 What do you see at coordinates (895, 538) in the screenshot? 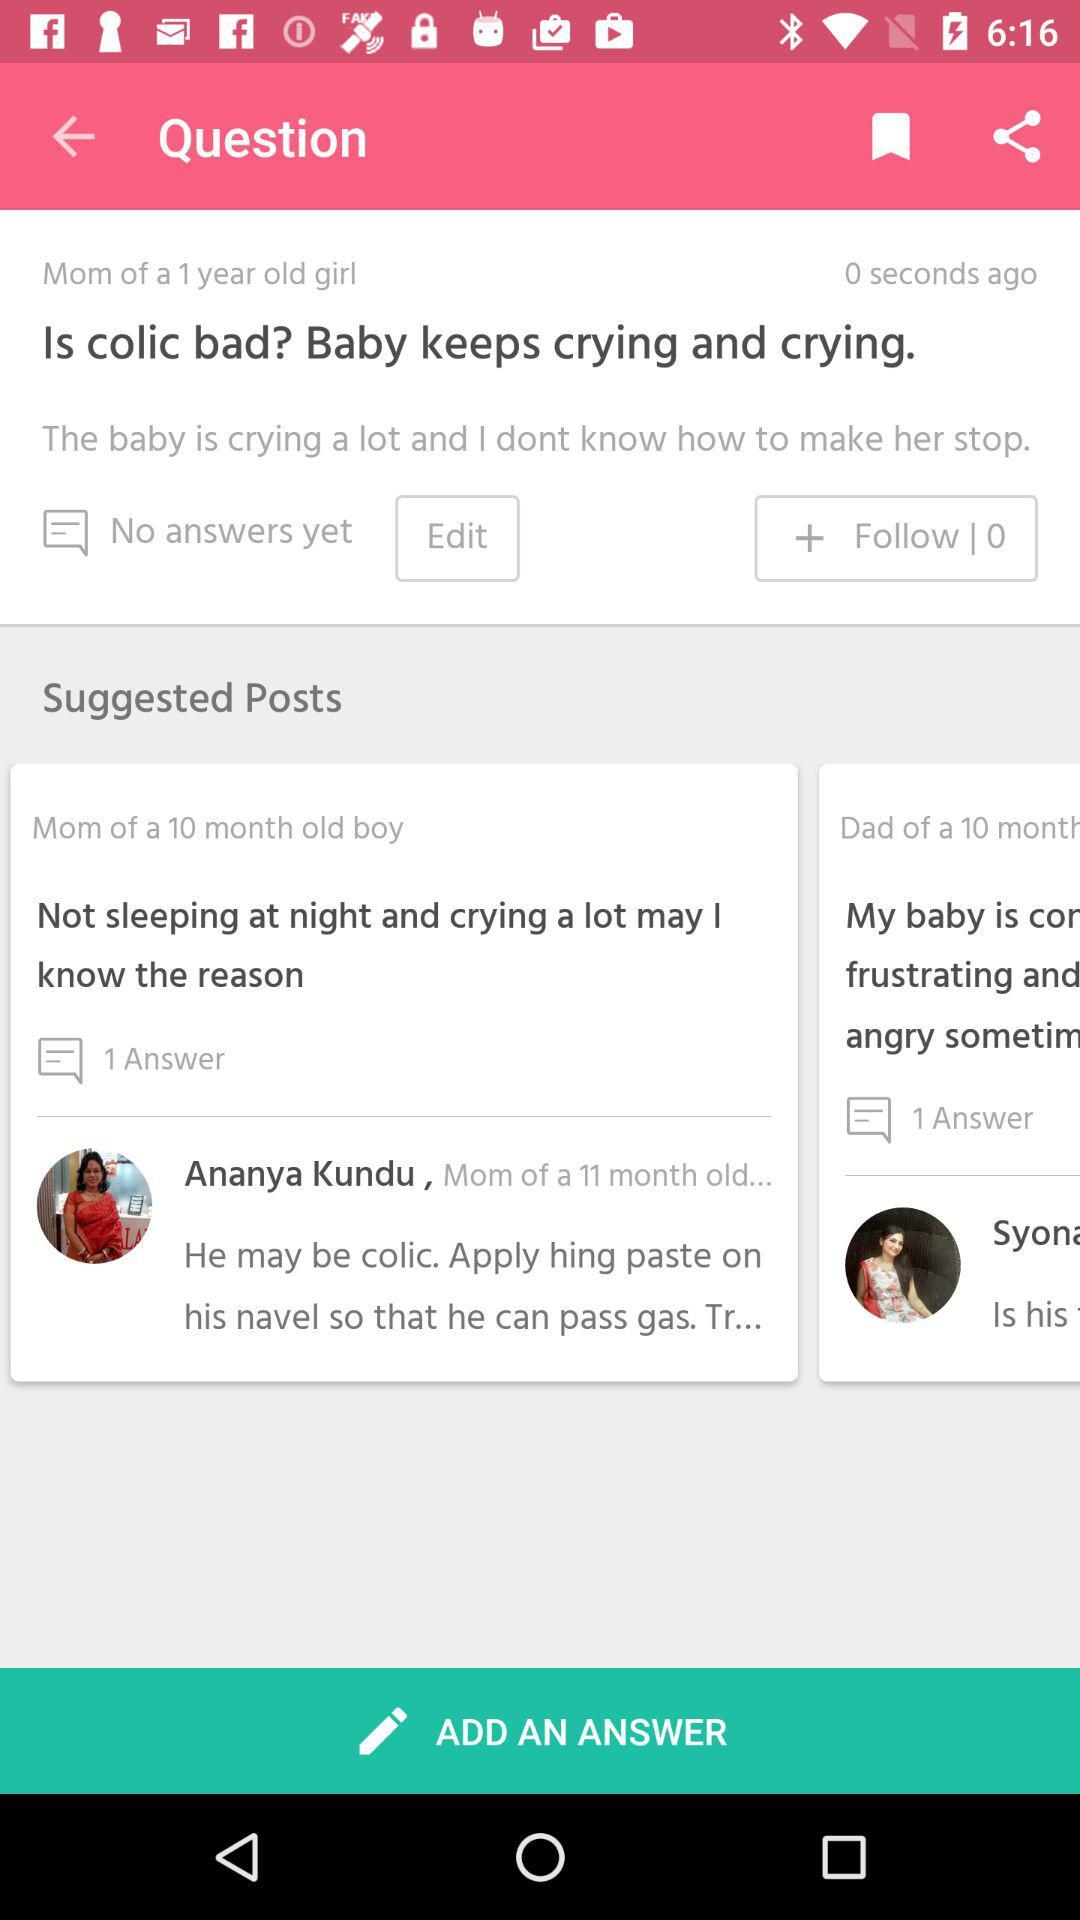
I see `item below the the baby is icon` at bounding box center [895, 538].